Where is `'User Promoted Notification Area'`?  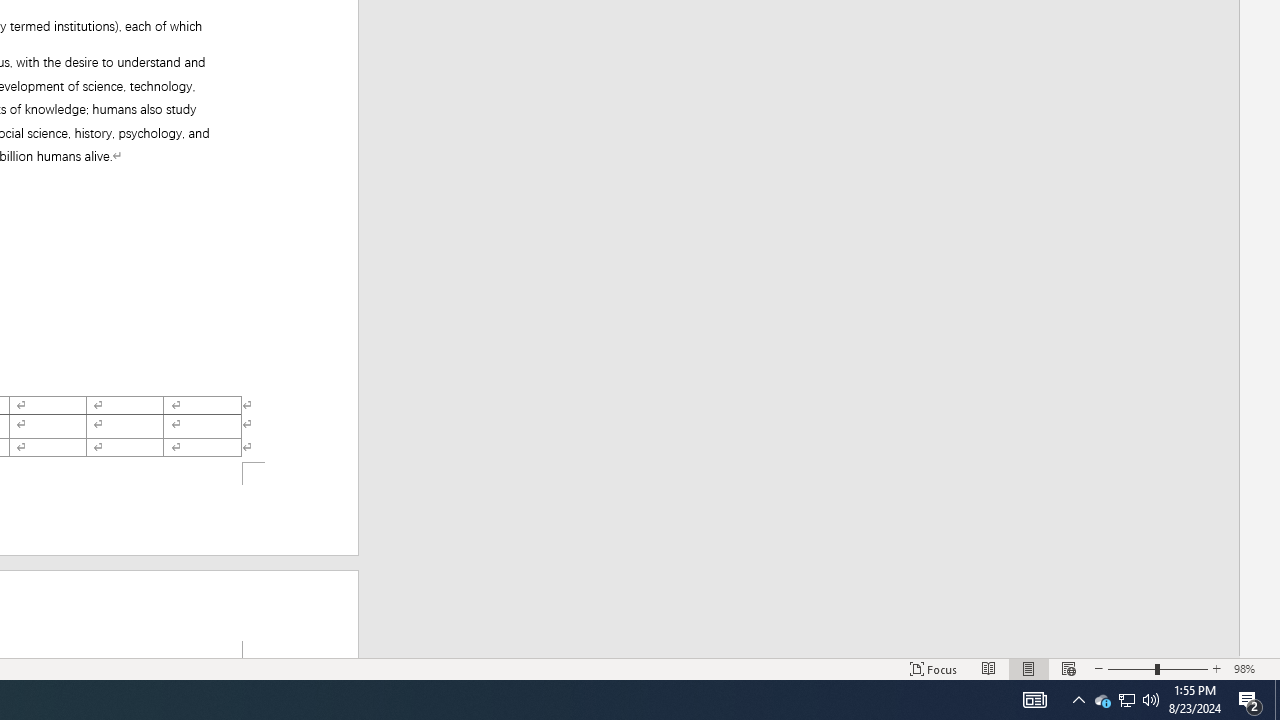
'User Promoted Notification Area' is located at coordinates (1101, 698).